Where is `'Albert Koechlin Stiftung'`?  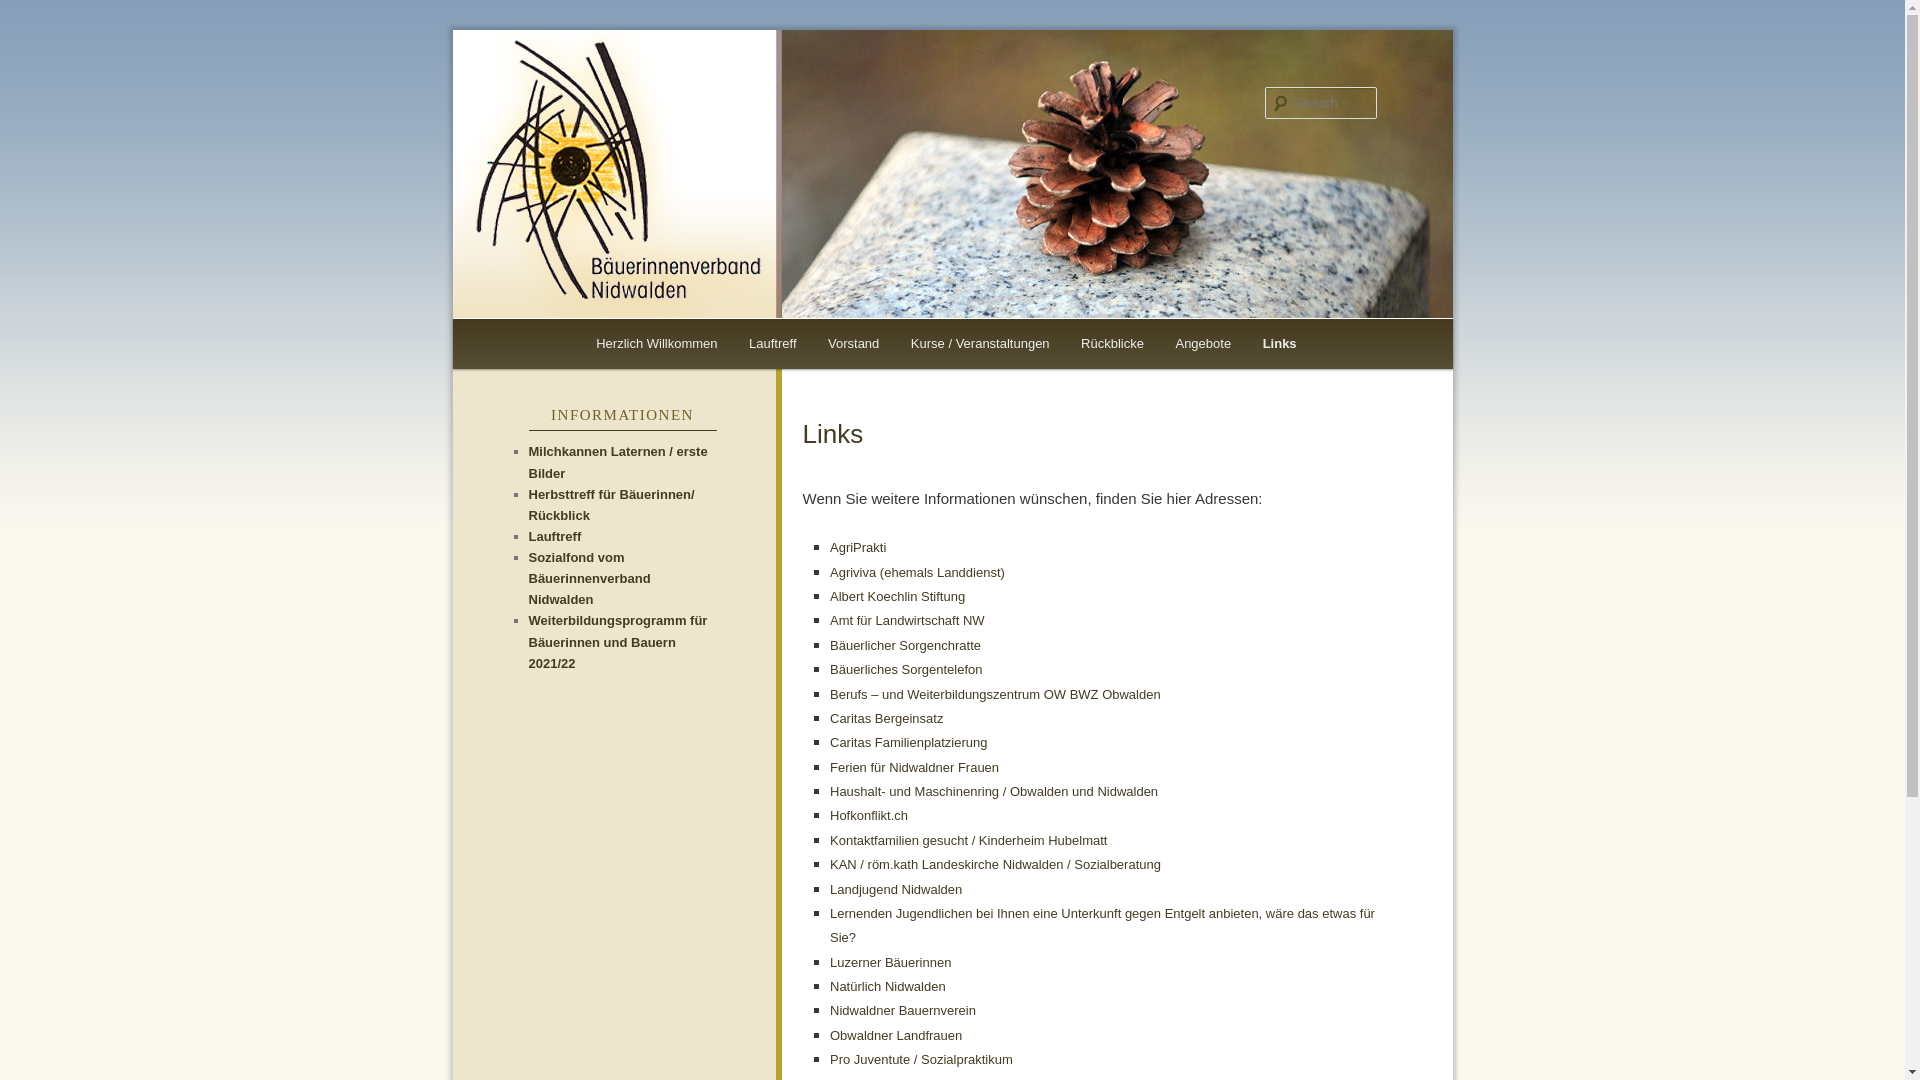 'Albert Koechlin Stiftung' is located at coordinates (896, 595).